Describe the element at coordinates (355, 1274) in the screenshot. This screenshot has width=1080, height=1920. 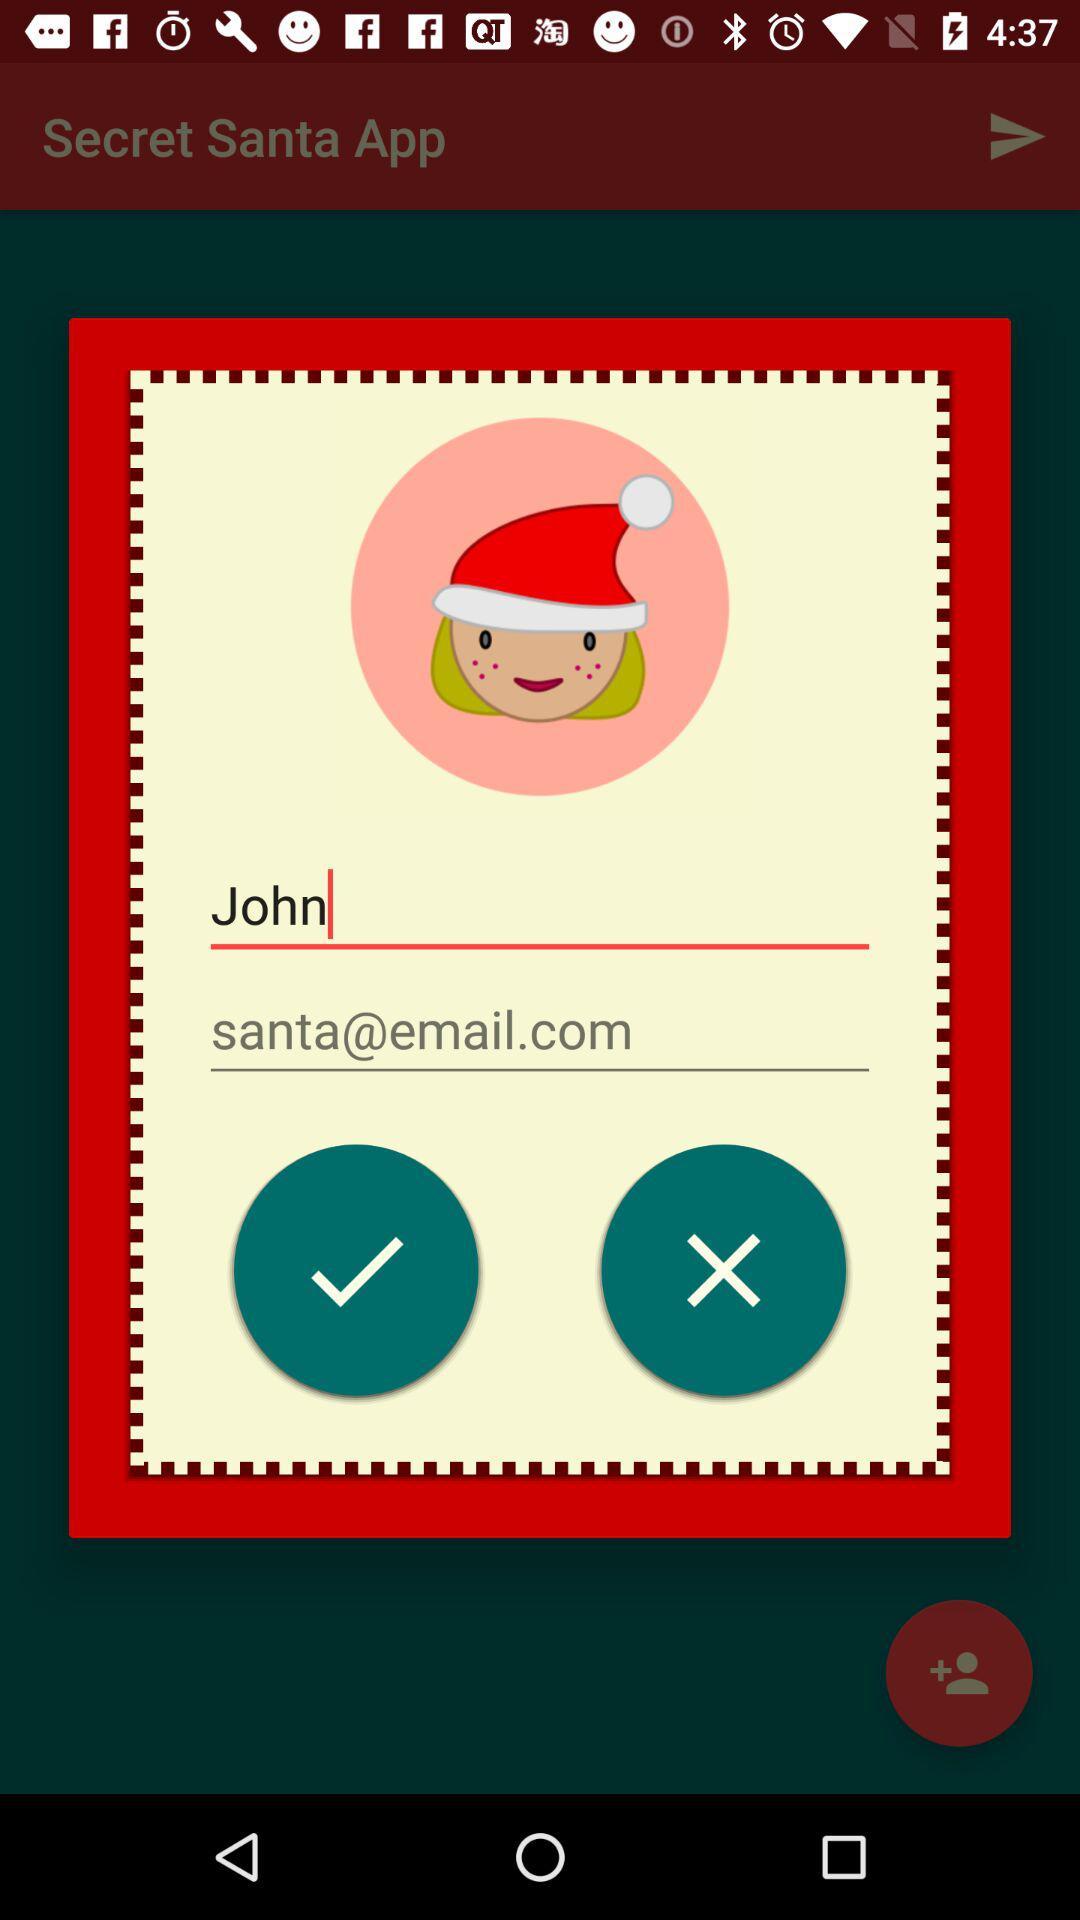
I see `santa contacts secret` at that location.